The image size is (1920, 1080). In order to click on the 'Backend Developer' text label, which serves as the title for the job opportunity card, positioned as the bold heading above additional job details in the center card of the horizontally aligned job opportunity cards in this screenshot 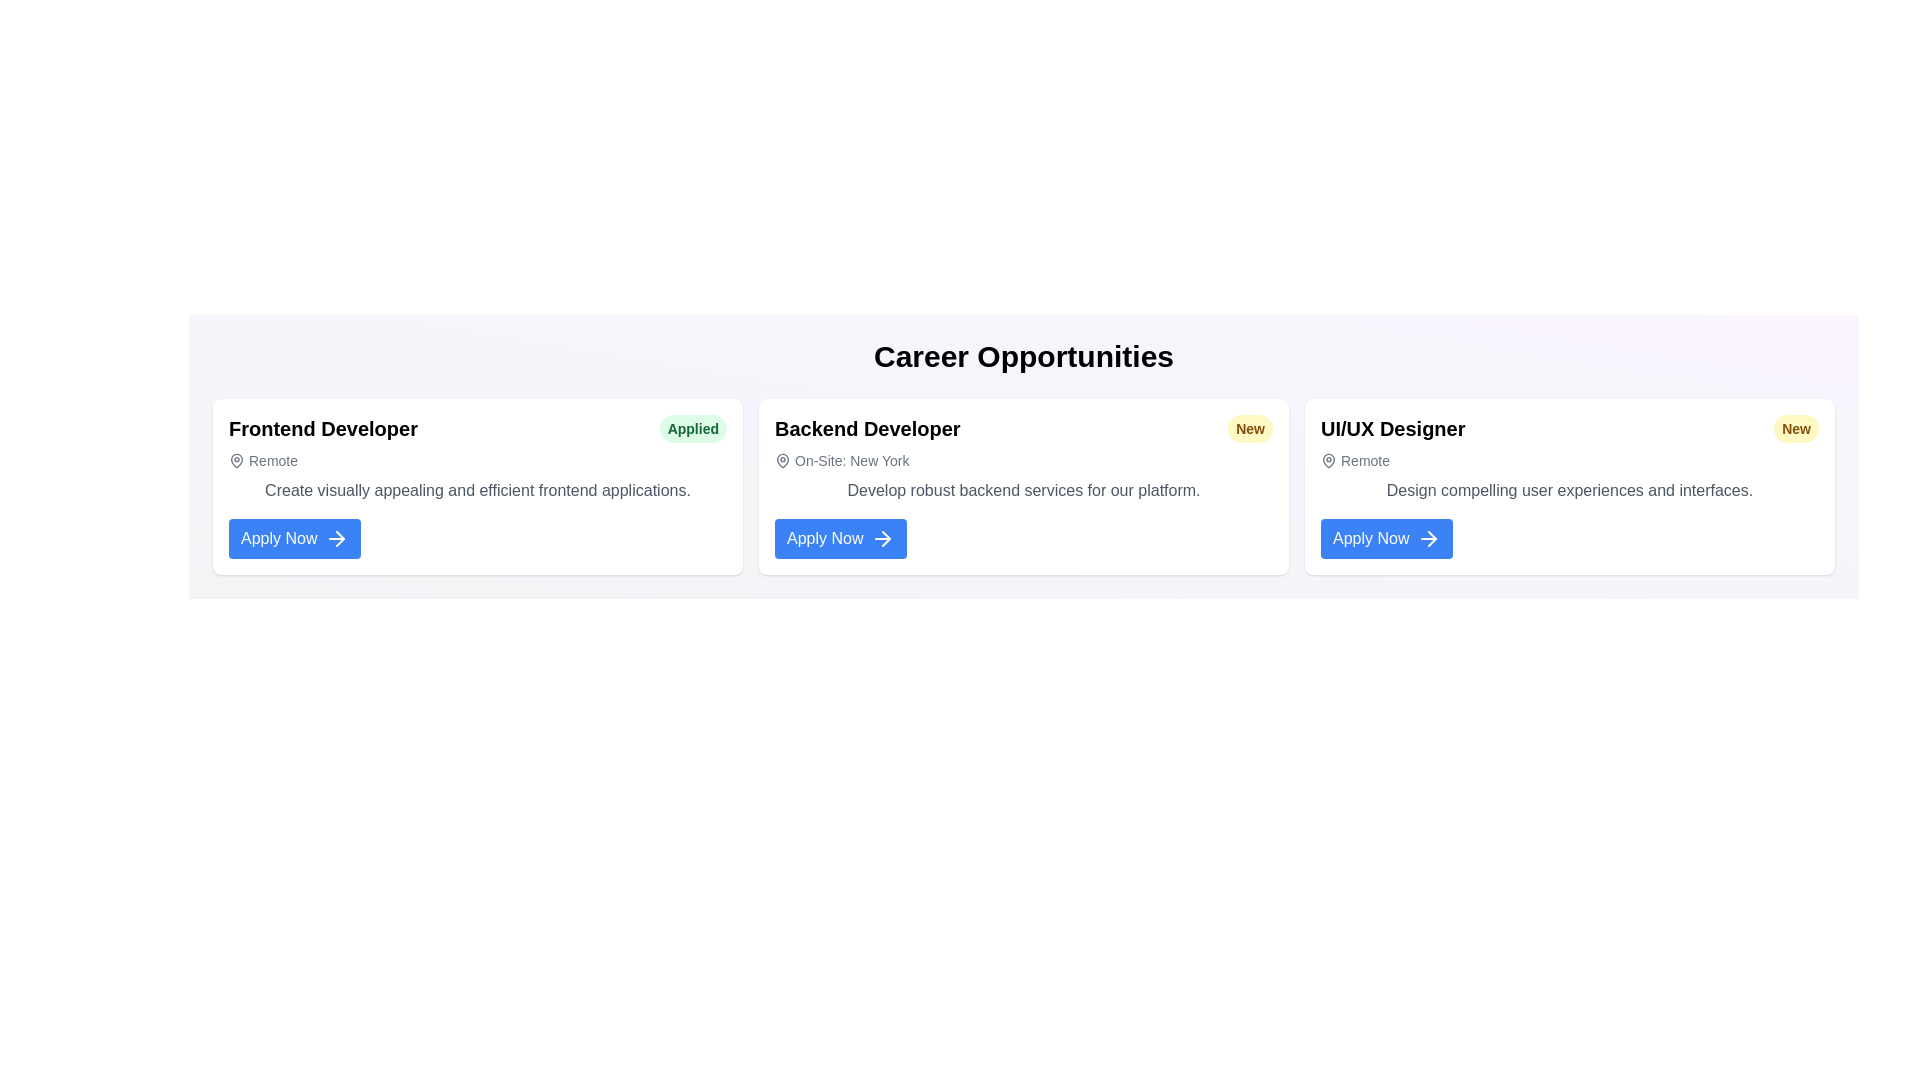, I will do `click(867, 427)`.